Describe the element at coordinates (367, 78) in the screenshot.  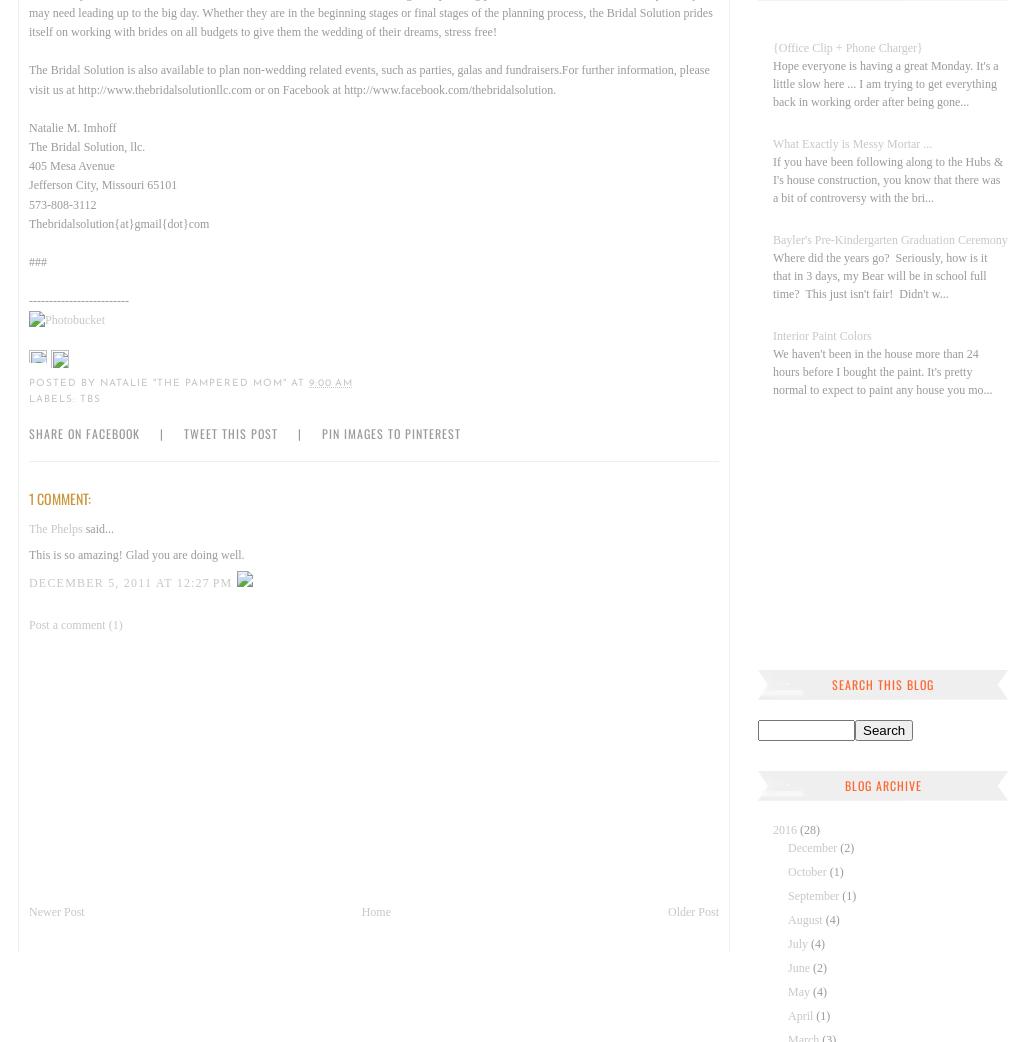
I see `'The Bridal Solution is also available to plan non-wedding related events, such as parties, galas and fundraisers.For further information, please visit us at http://www.thebridalsolutionllc.com or on Facebook at http://www.facebook.com/thebridalsolution.'` at that location.